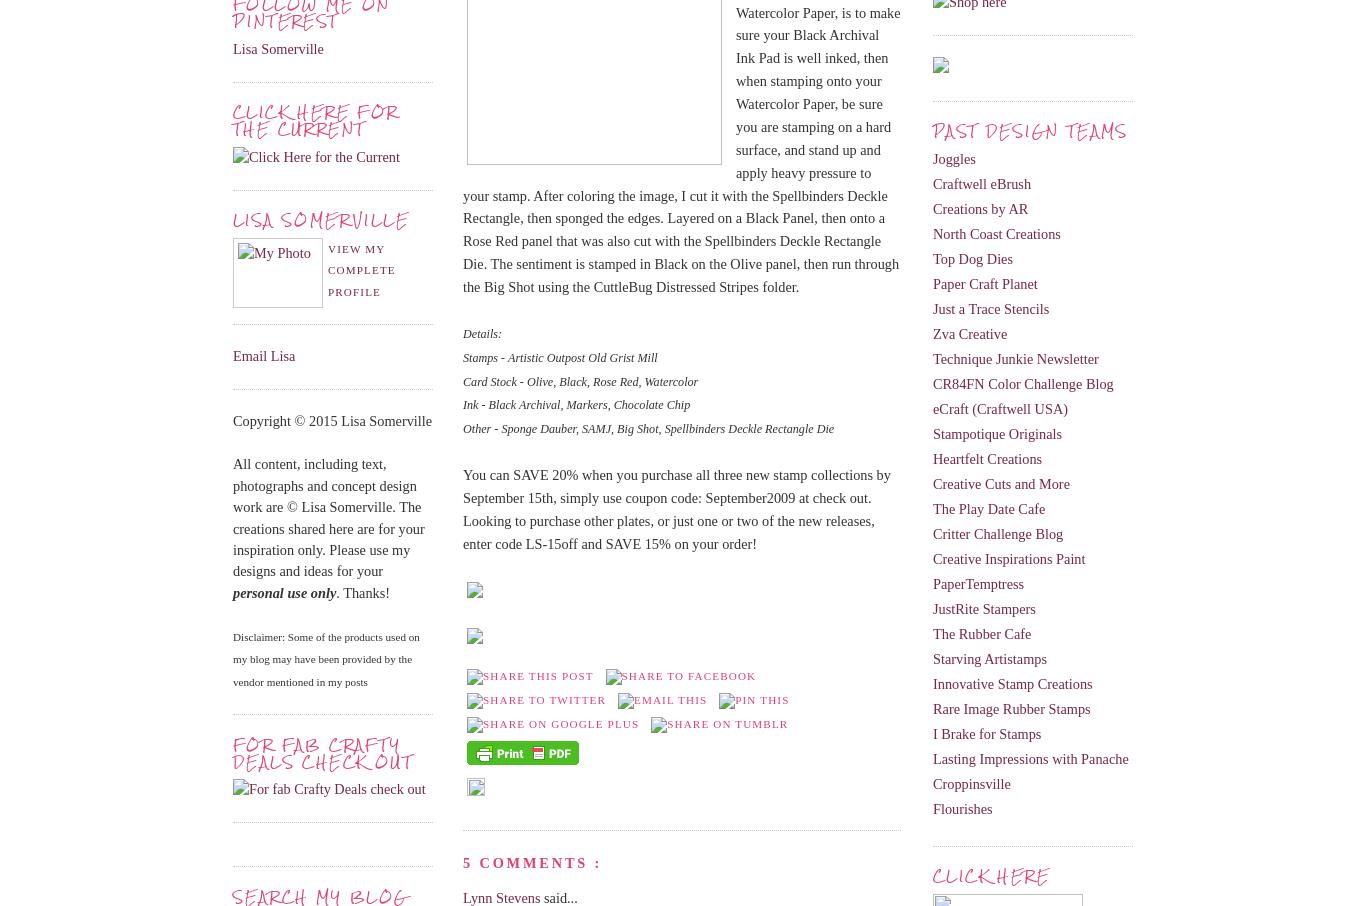 This screenshot has width=1366, height=906. I want to click on 'Stamps - Artistic Outpost Old Grist Mill', so click(462, 356).